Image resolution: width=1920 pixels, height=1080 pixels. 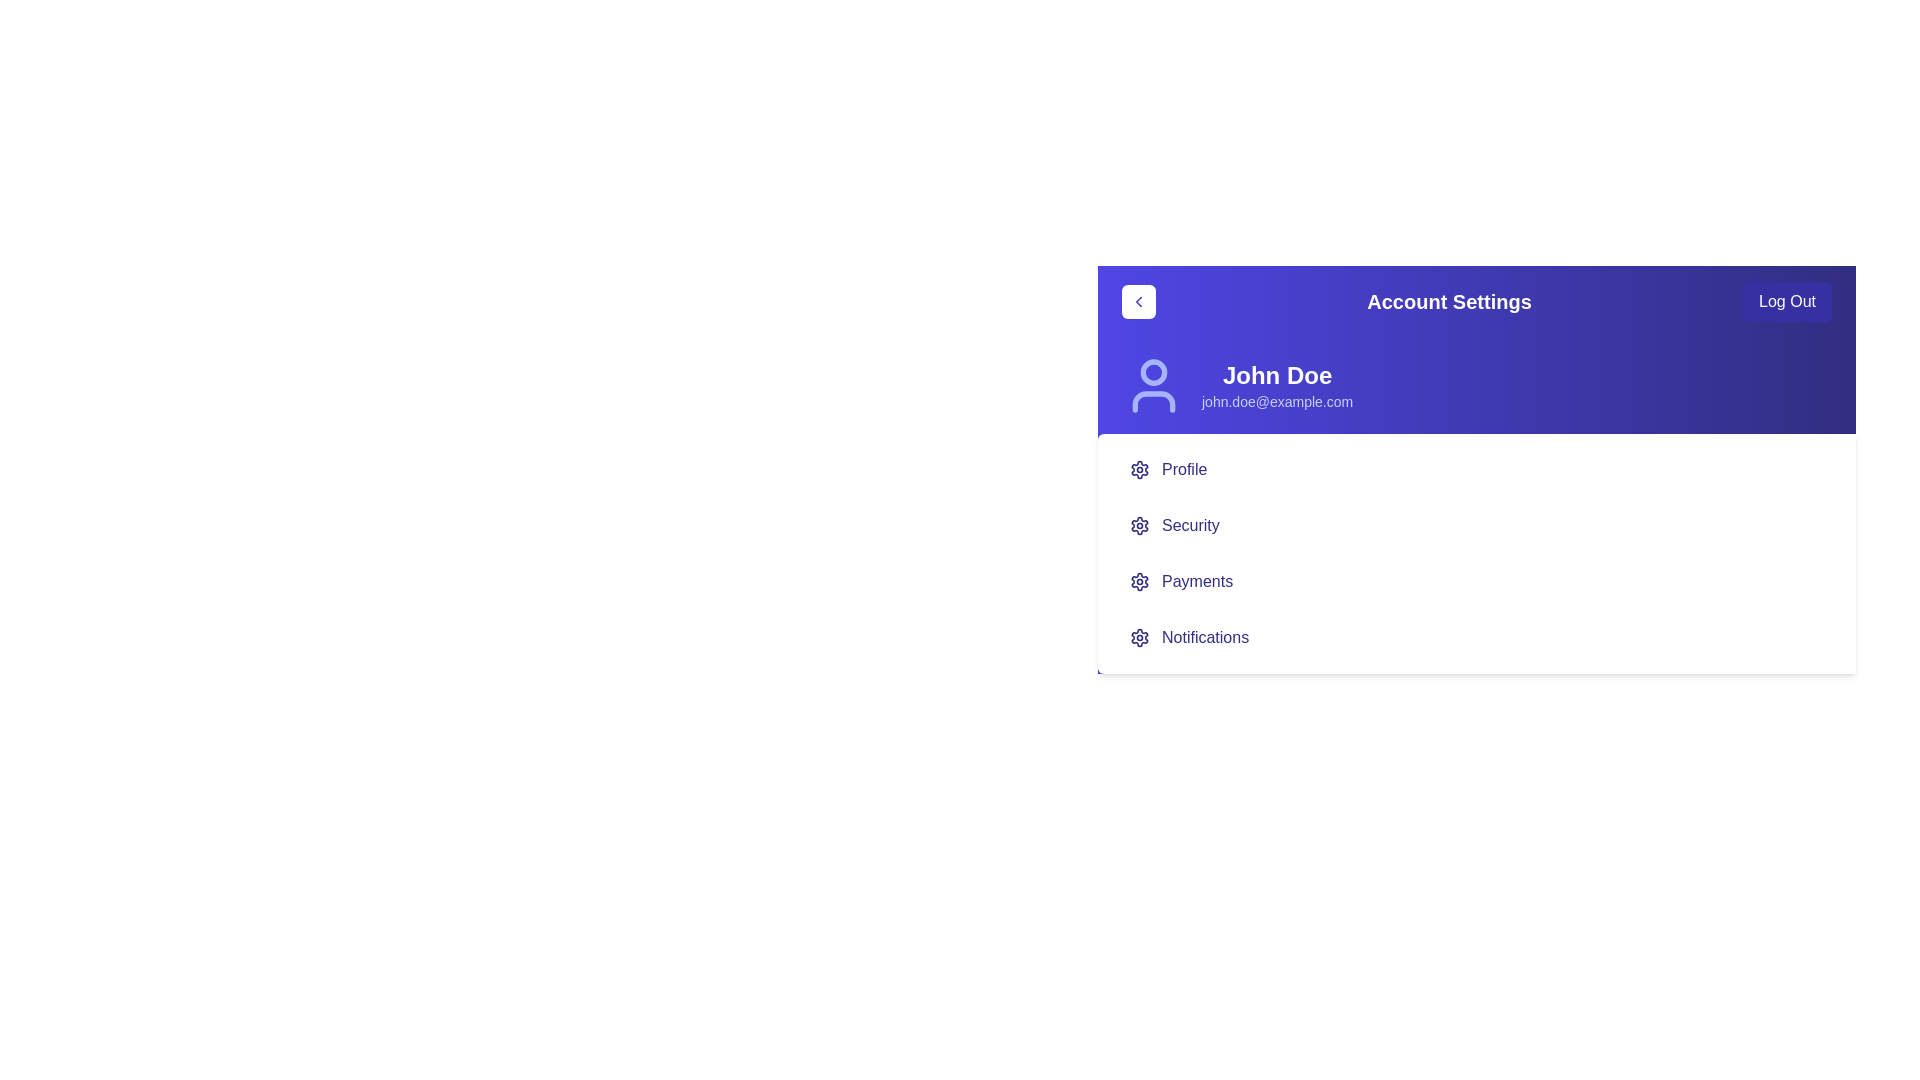 I want to click on the settings icon associated with the 'Profile' entry, which is the first icon on the left of the 'Profile' label in the vertical menu list, so click(x=1140, y=470).